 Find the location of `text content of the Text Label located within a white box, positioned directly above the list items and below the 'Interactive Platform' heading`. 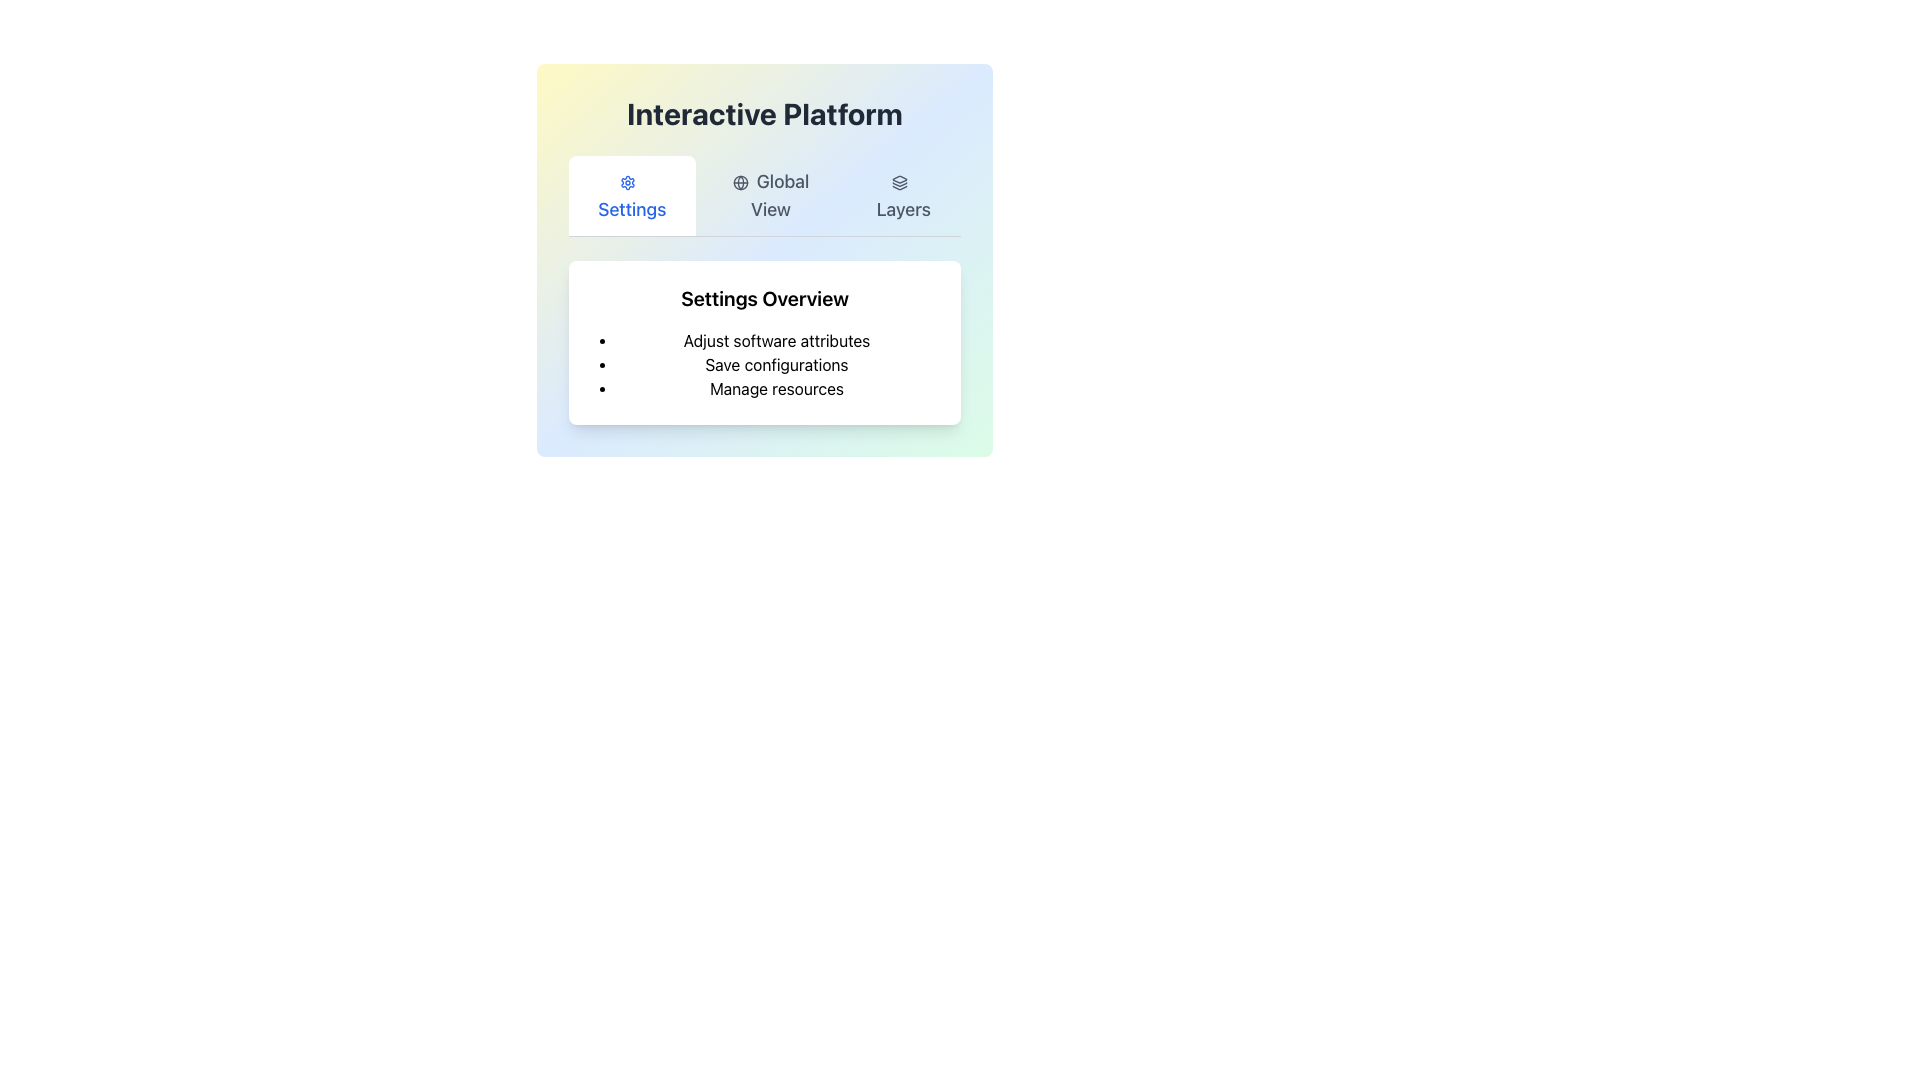

text content of the Text Label located within a white box, positioned directly above the list items and below the 'Interactive Platform' heading is located at coordinates (763, 299).